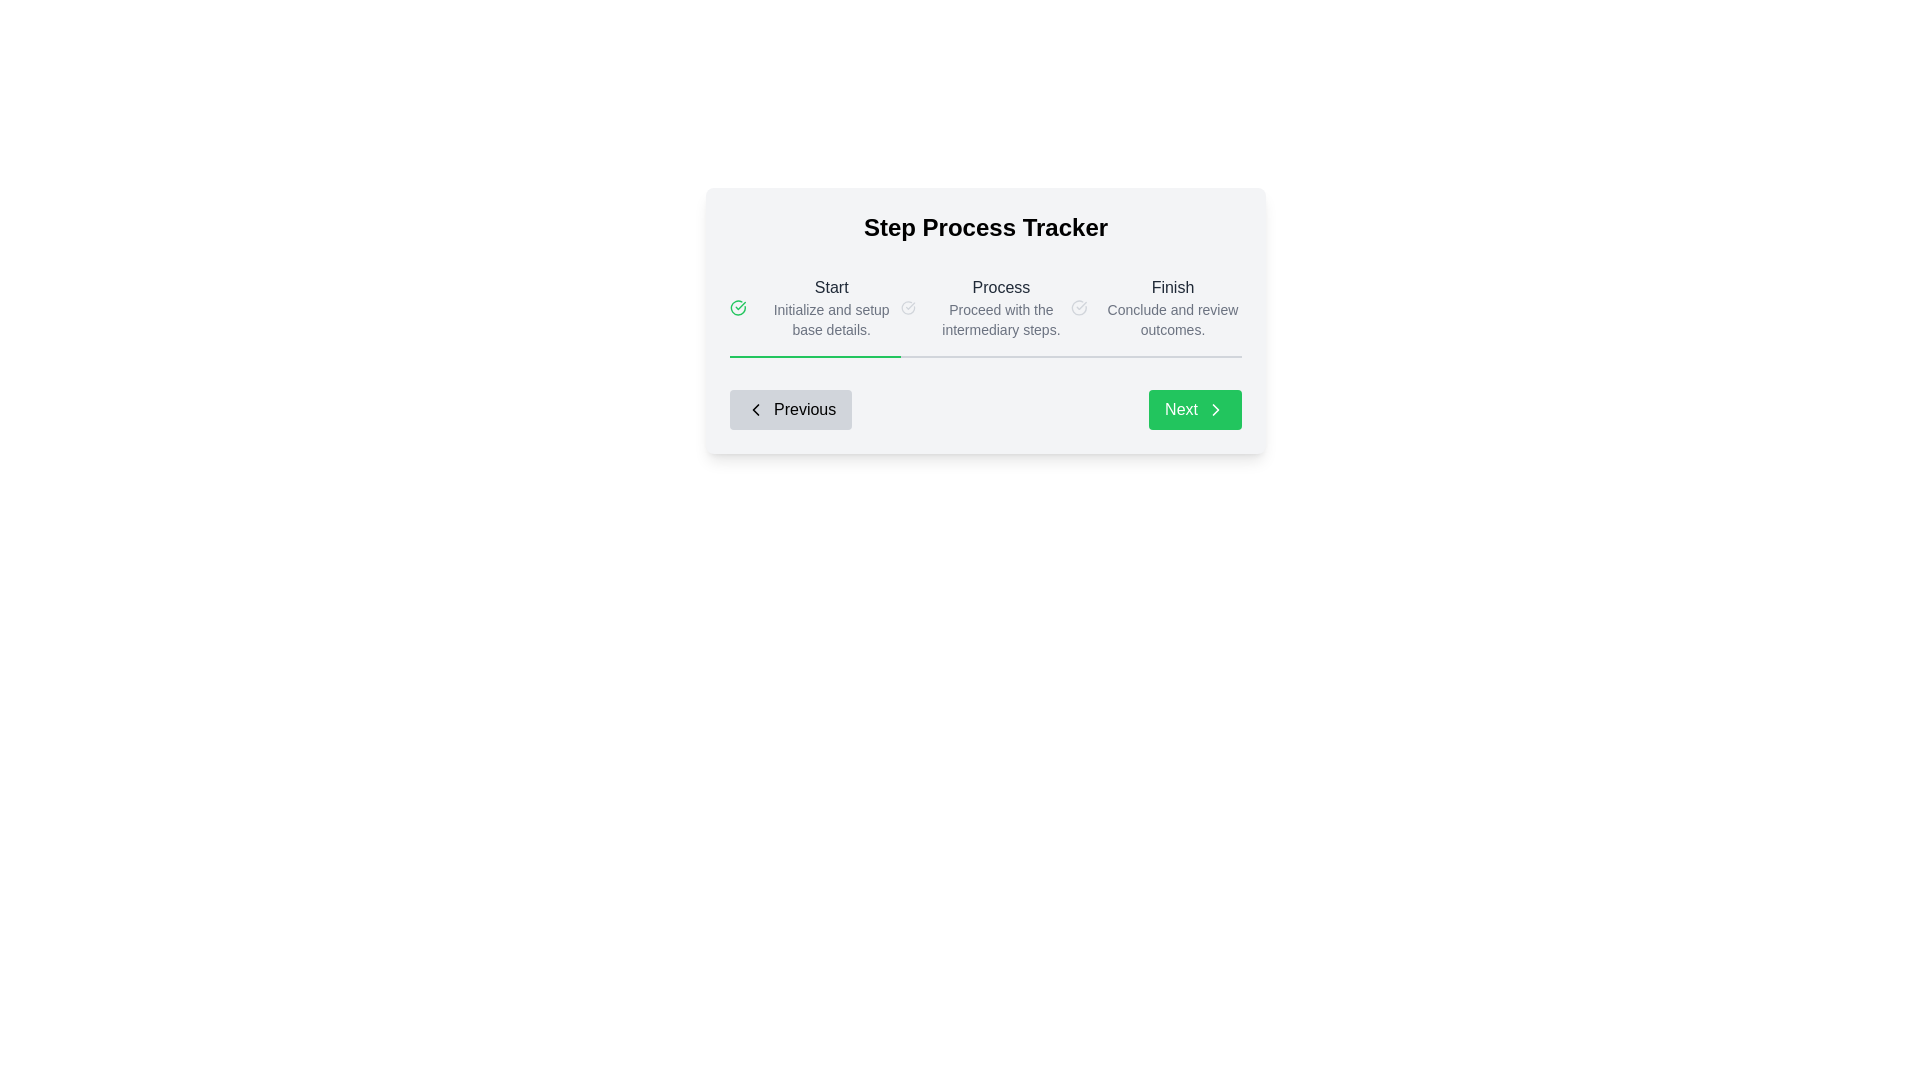 Image resolution: width=1920 pixels, height=1080 pixels. Describe the element at coordinates (1172, 288) in the screenshot. I see `the text label reading 'Finish' in the step tracker interface, which is styled in a medium weight font and dark gray color, positioned above 'Conclude and review outcomes.'` at that location.